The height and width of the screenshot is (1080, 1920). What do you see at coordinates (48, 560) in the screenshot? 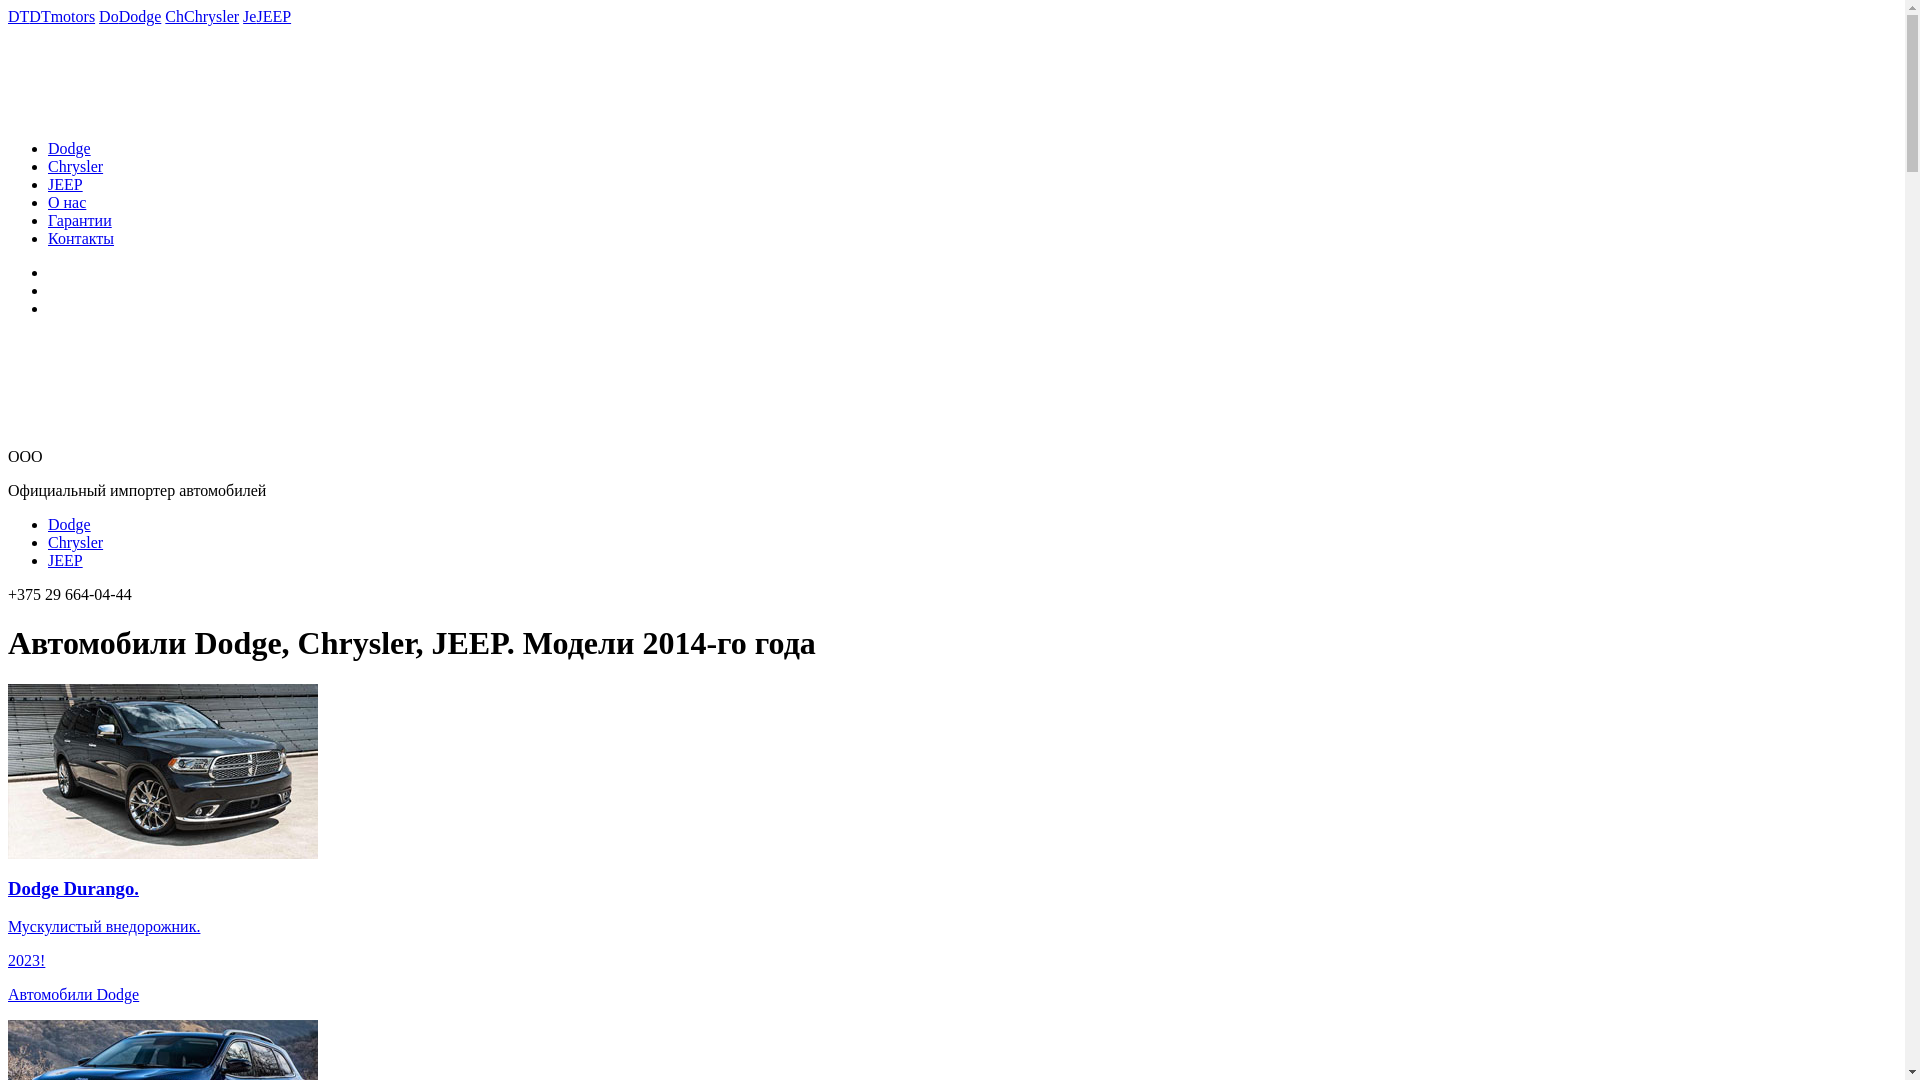
I see `'JEEP'` at bounding box center [48, 560].